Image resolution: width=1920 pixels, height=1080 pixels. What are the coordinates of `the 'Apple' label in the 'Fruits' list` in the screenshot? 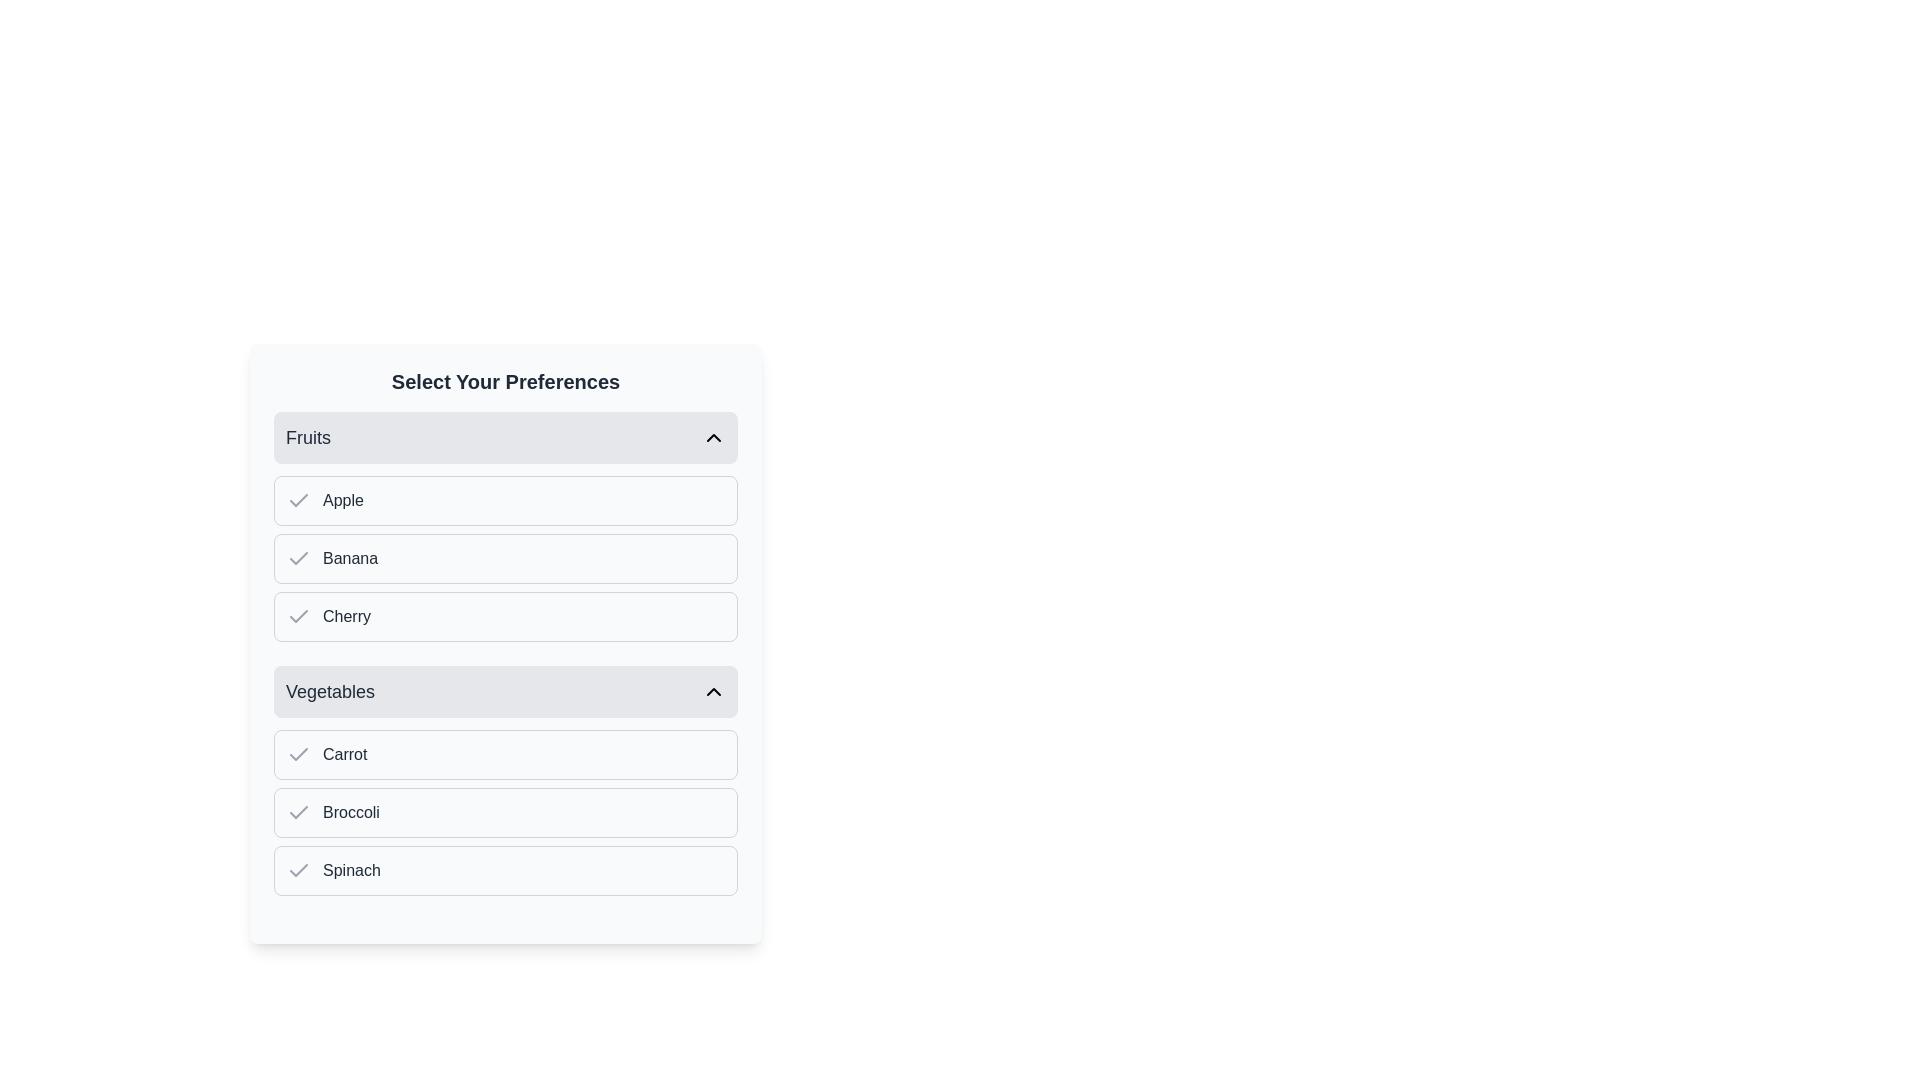 It's located at (343, 500).